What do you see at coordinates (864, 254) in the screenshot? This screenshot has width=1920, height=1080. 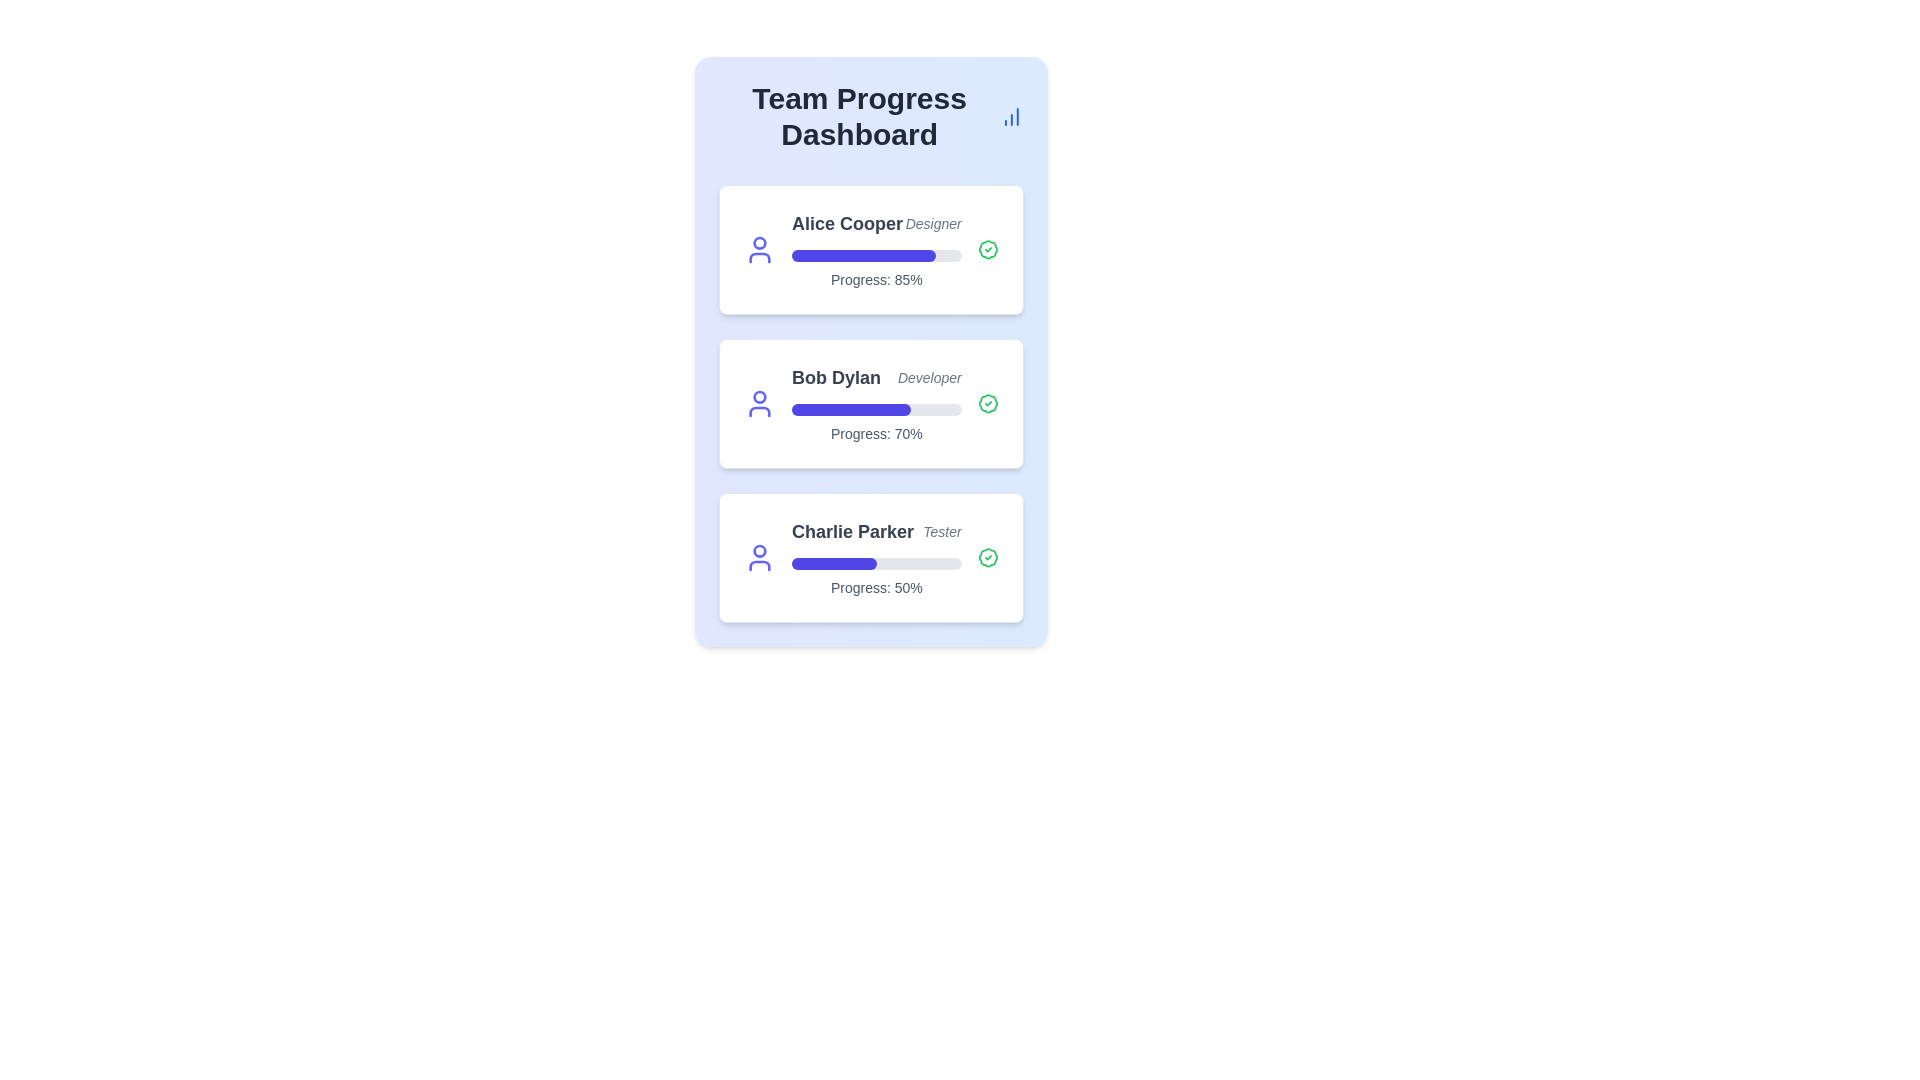 I see `the progress bar located under the name 'Alice Cooper' and above the text 'Progress: 85%' in the 'Team Progress Dashboard'` at bounding box center [864, 254].